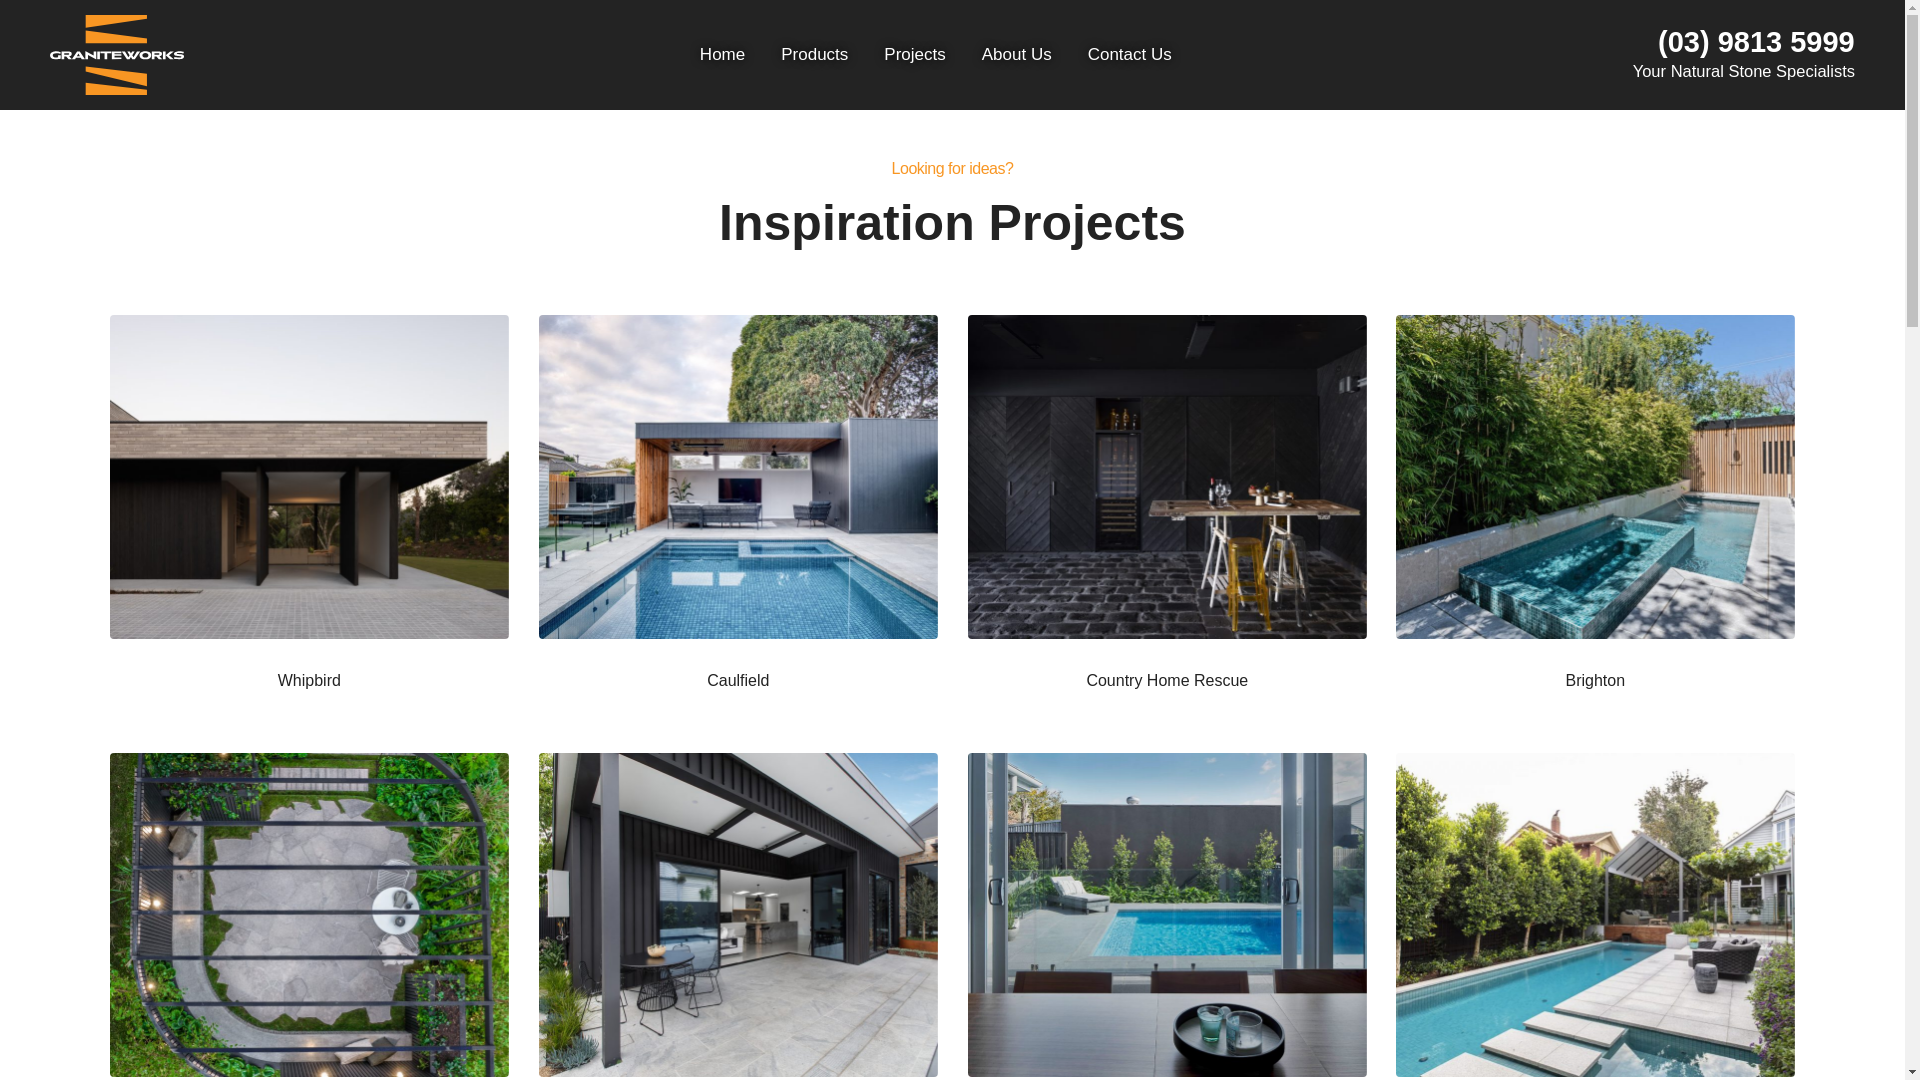 This screenshot has width=1920, height=1080. I want to click on 'Home', so click(721, 53).